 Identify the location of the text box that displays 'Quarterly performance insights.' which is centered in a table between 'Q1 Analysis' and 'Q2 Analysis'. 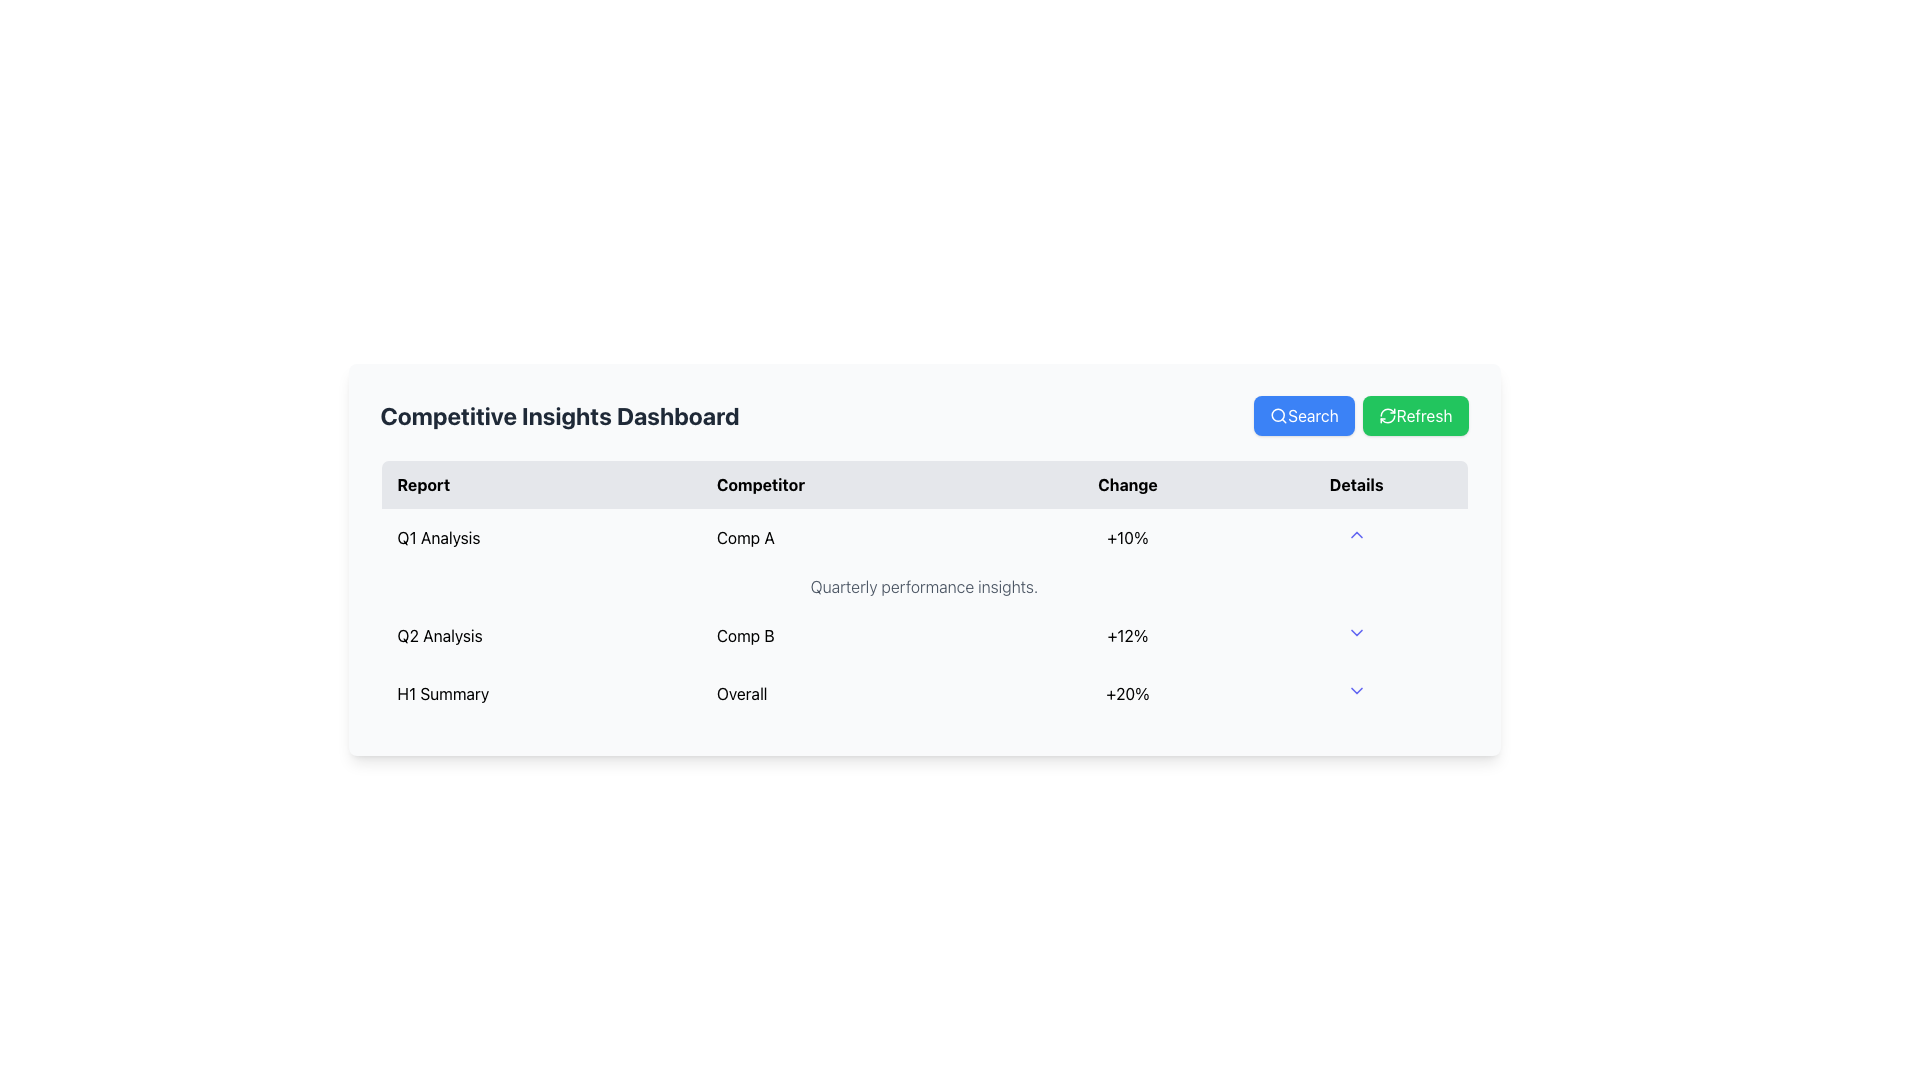
(923, 585).